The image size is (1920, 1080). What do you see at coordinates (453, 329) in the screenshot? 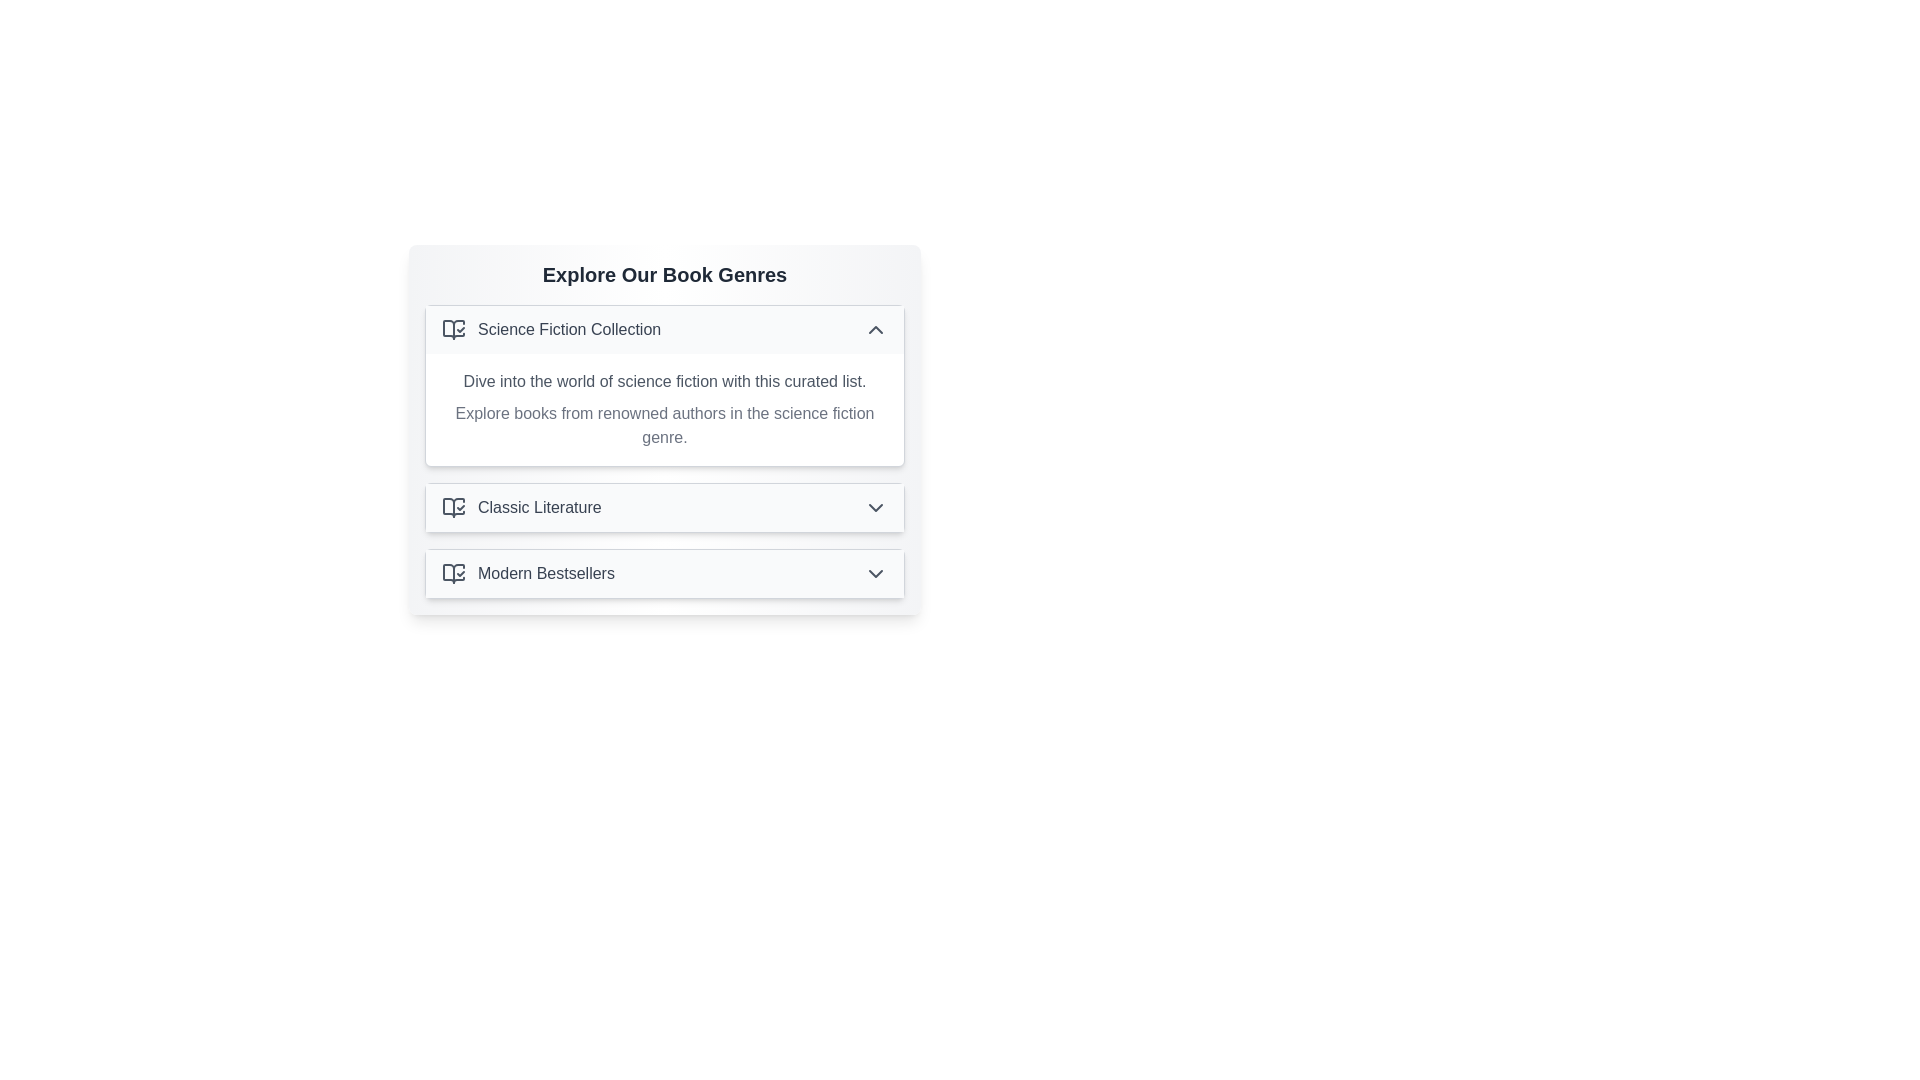
I see `the book genre icon that indicates the 'Science Fiction Collection' selection, which features a checkmark for confirmation, located in the top-left corner of the section` at bounding box center [453, 329].